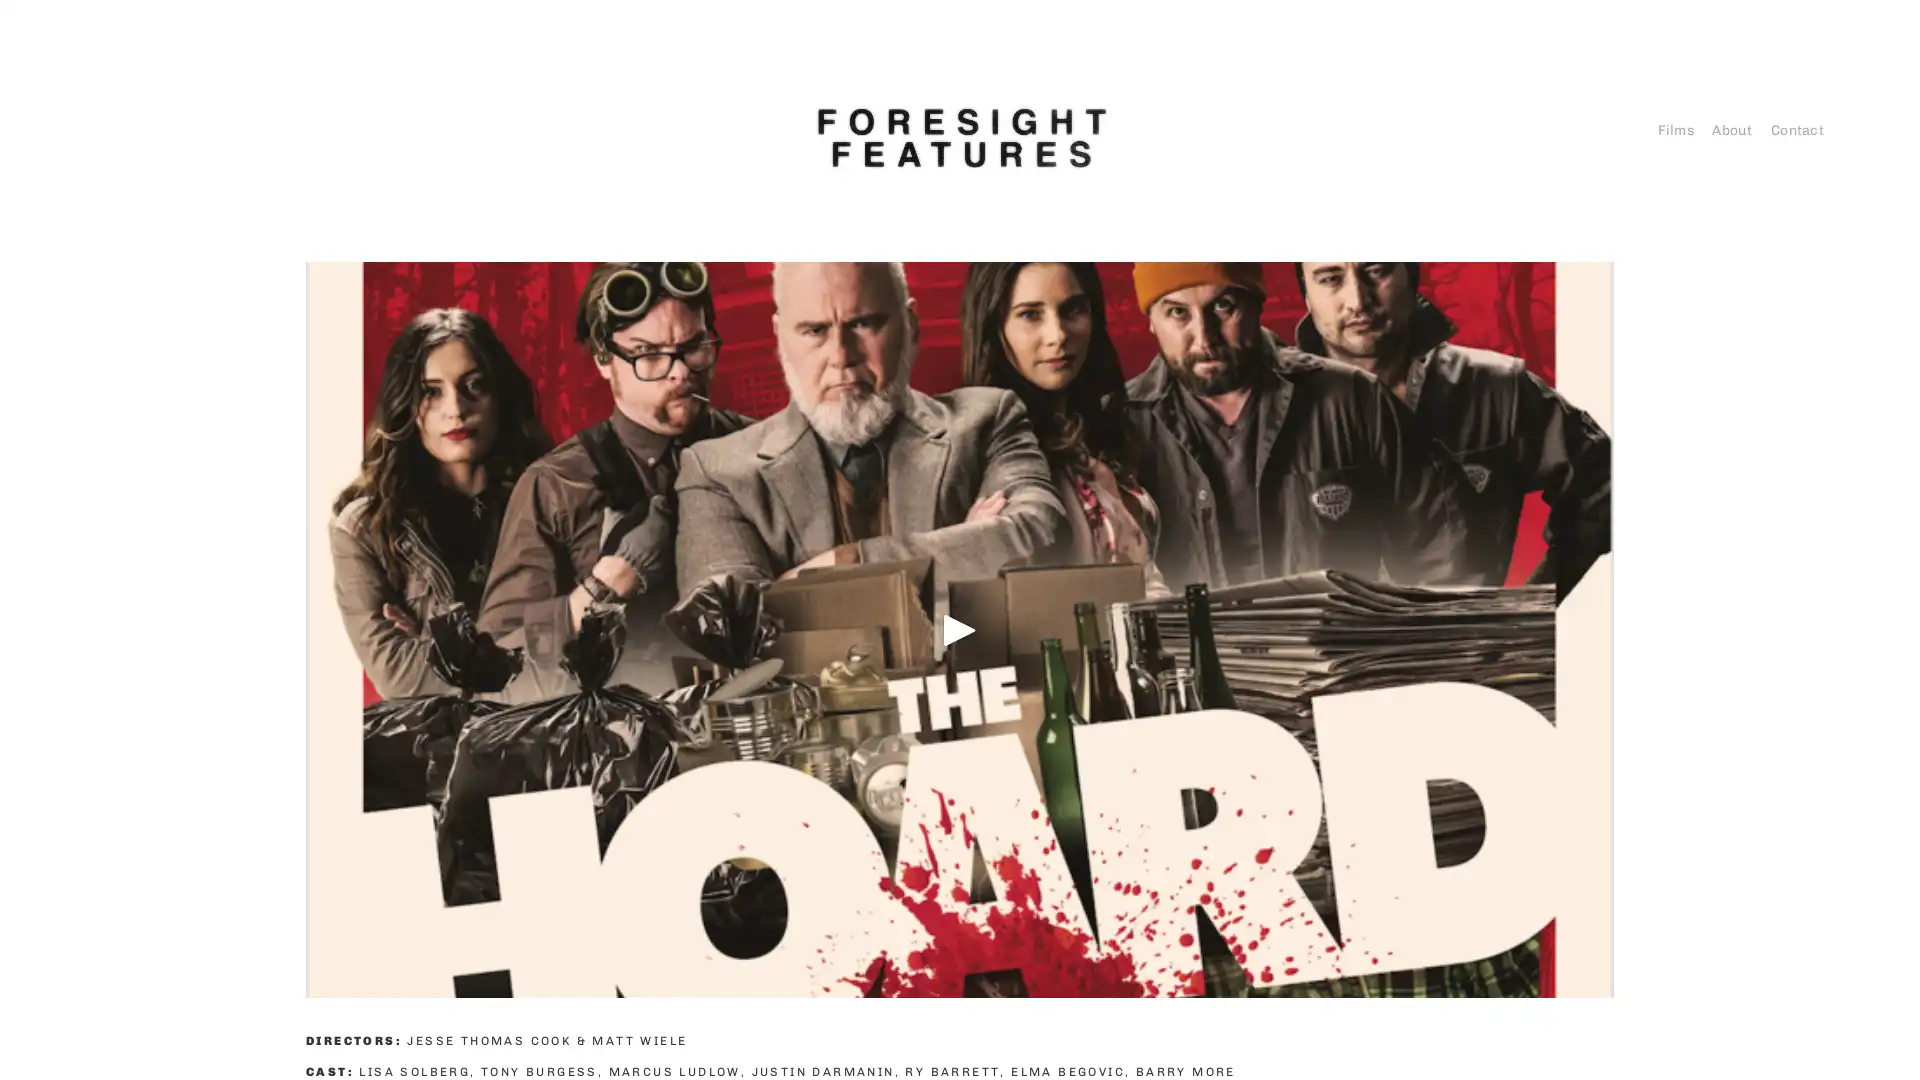 The width and height of the screenshot is (1920, 1080). I want to click on Play, so click(960, 628).